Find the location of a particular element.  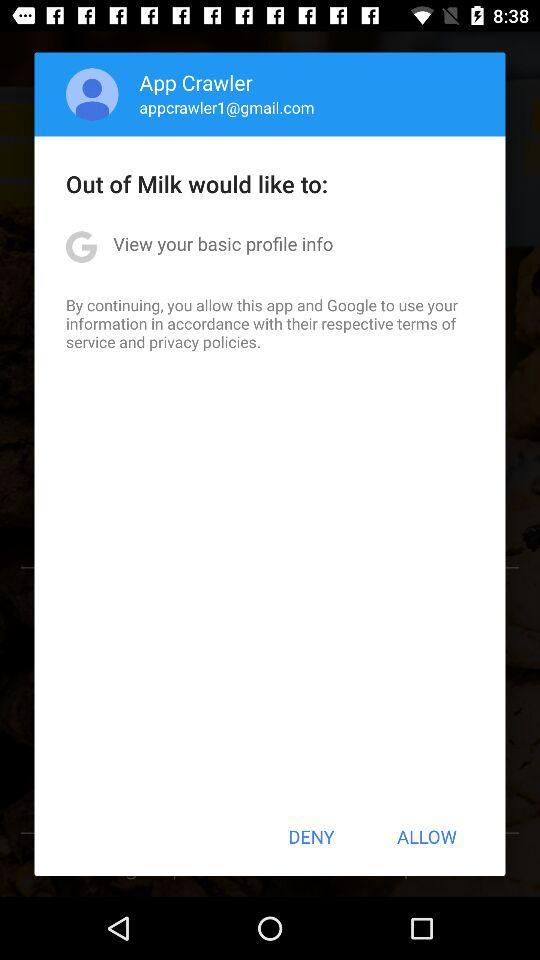

icon above the out of milk app is located at coordinates (226, 107).